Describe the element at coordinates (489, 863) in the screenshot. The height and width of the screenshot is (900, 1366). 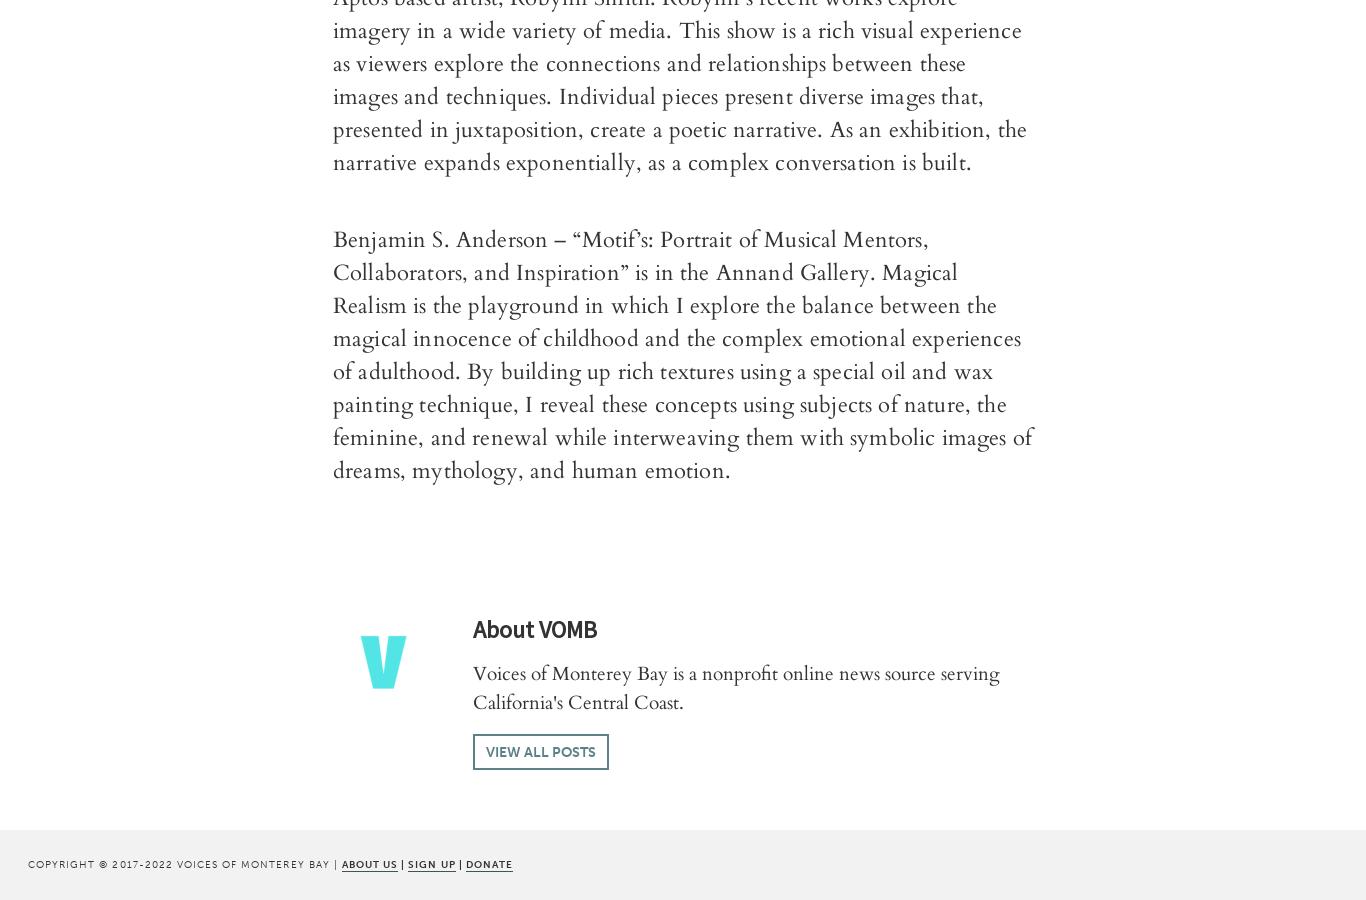
I see `'DONATE'` at that location.